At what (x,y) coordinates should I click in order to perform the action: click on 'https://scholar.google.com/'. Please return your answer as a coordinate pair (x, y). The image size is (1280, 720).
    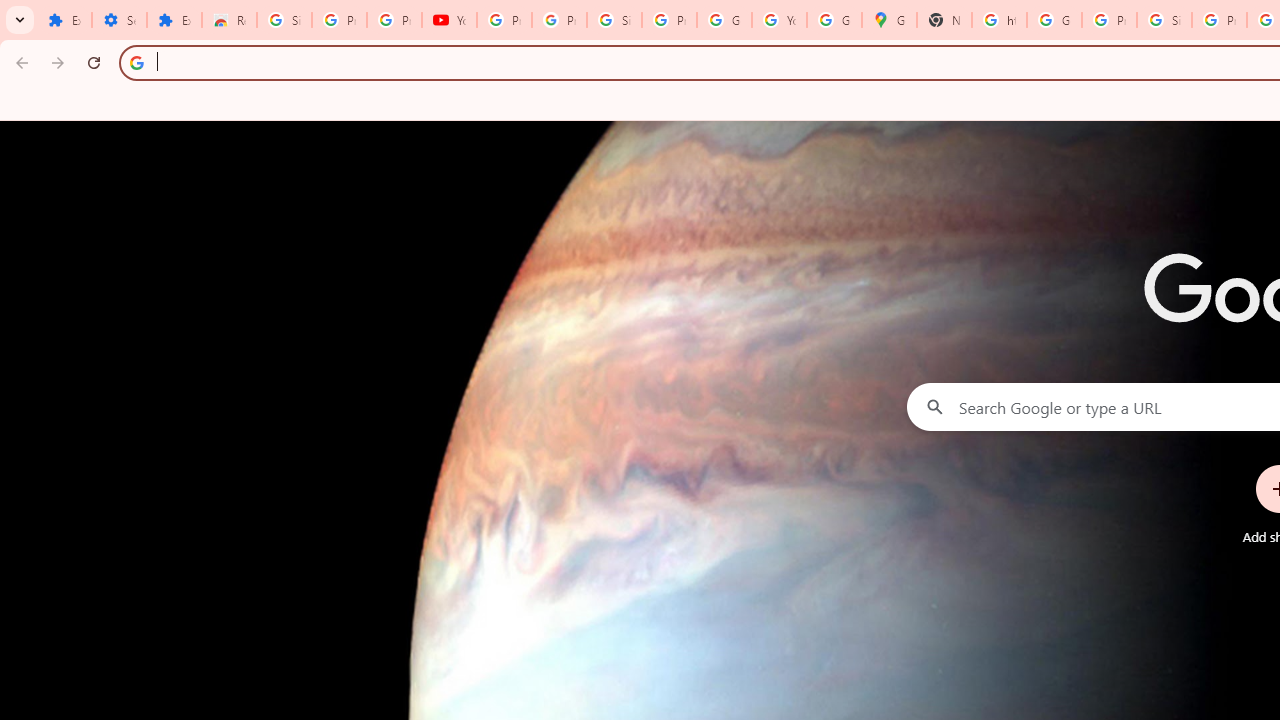
    Looking at the image, I should click on (999, 20).